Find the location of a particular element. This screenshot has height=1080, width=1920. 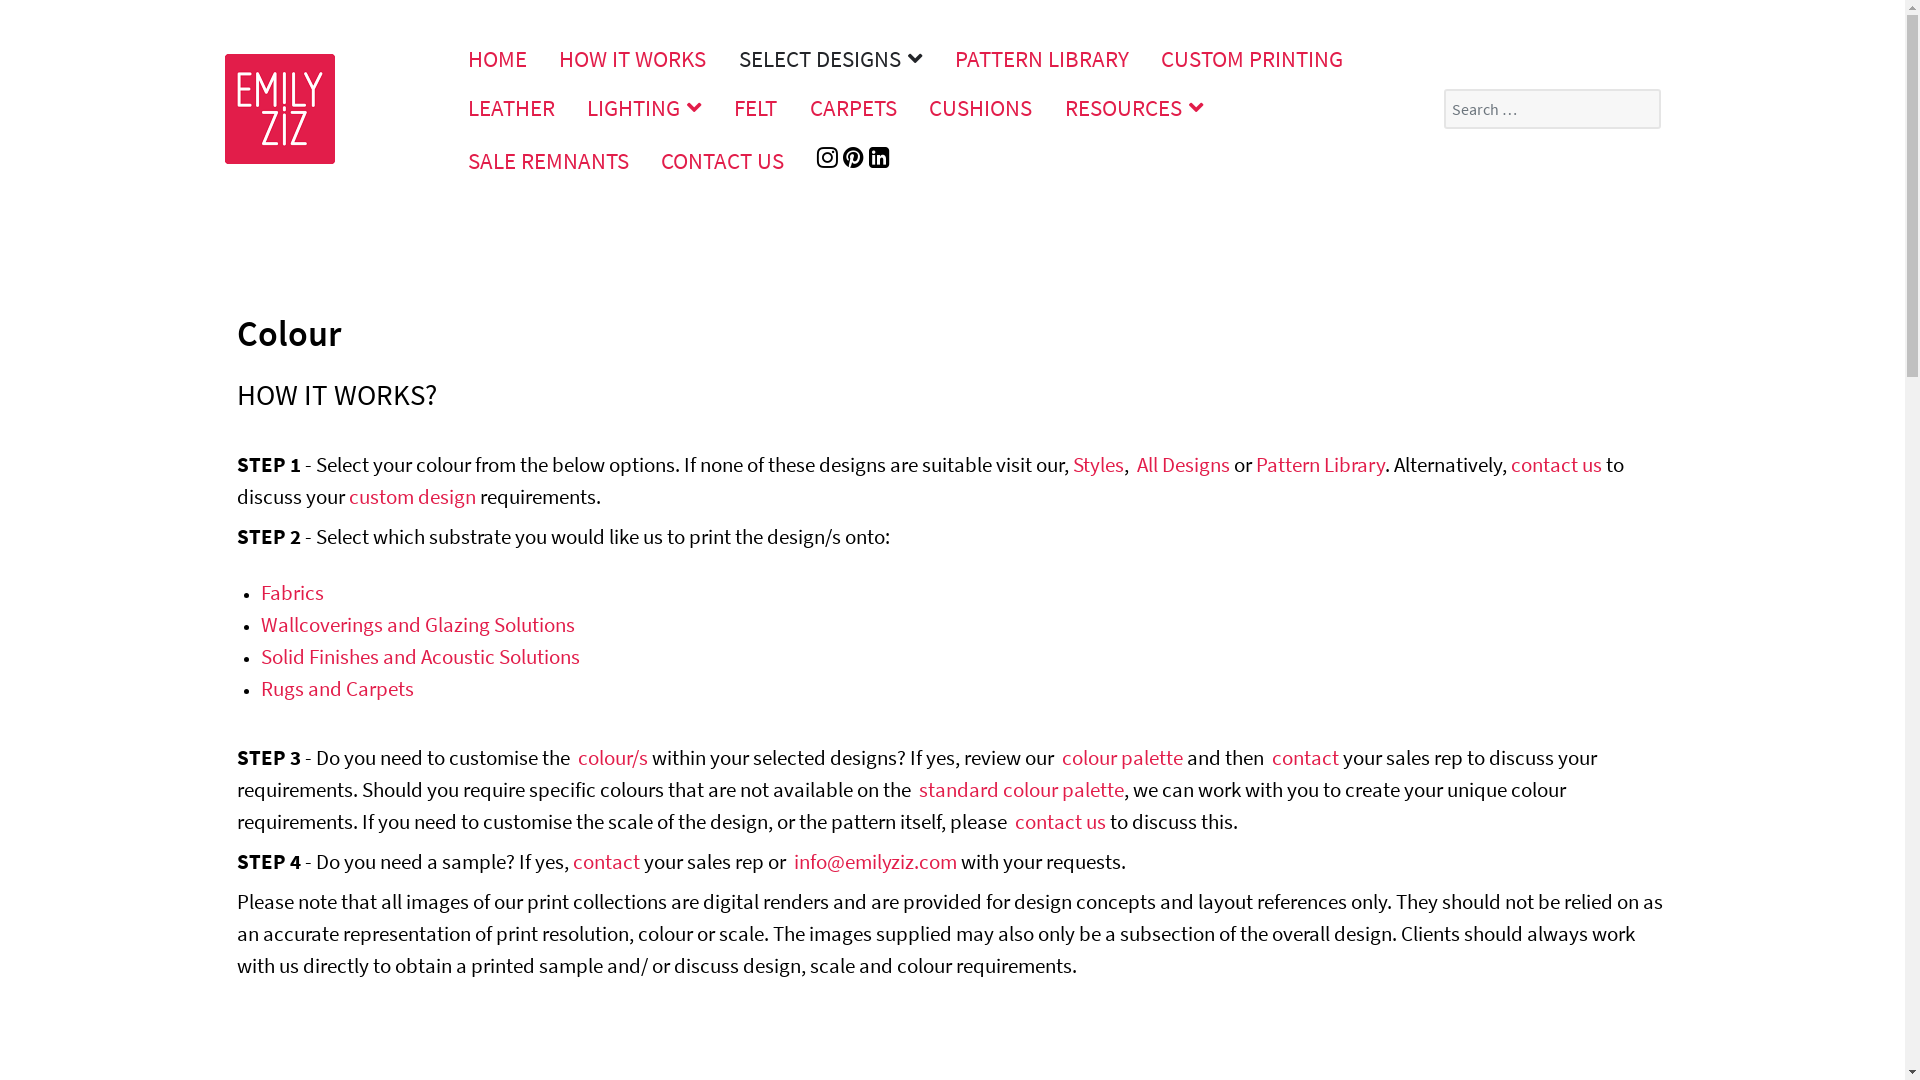

'SALE REMNANTS' is located at coordinates (451, 159).